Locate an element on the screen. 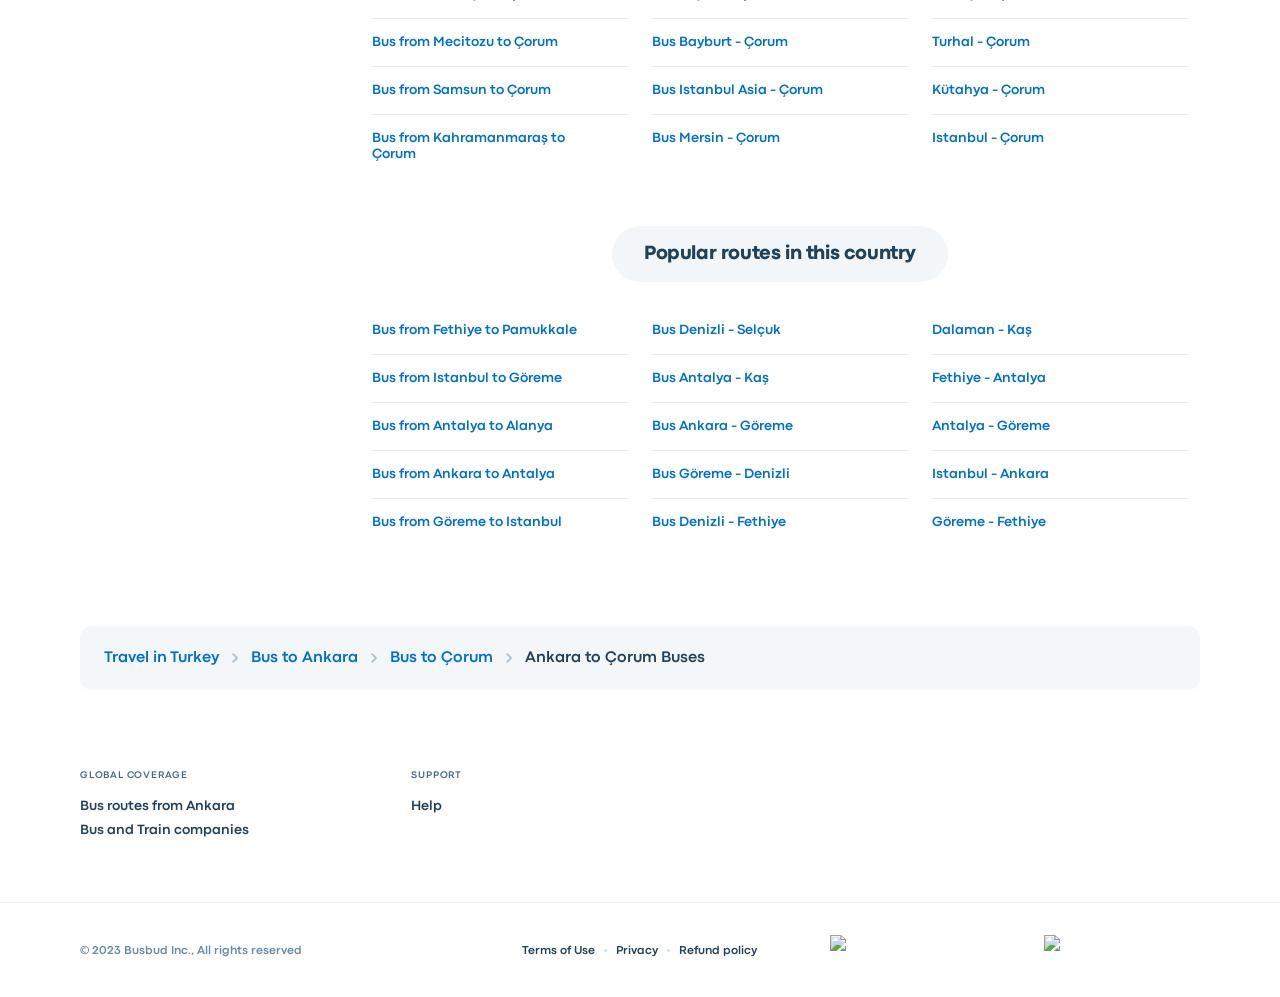 Image resolution: width=1280 pixels, height=997 pixels. '© 2023 Busbud Inc., All rights reserved' is located at coordinates (190, 950).